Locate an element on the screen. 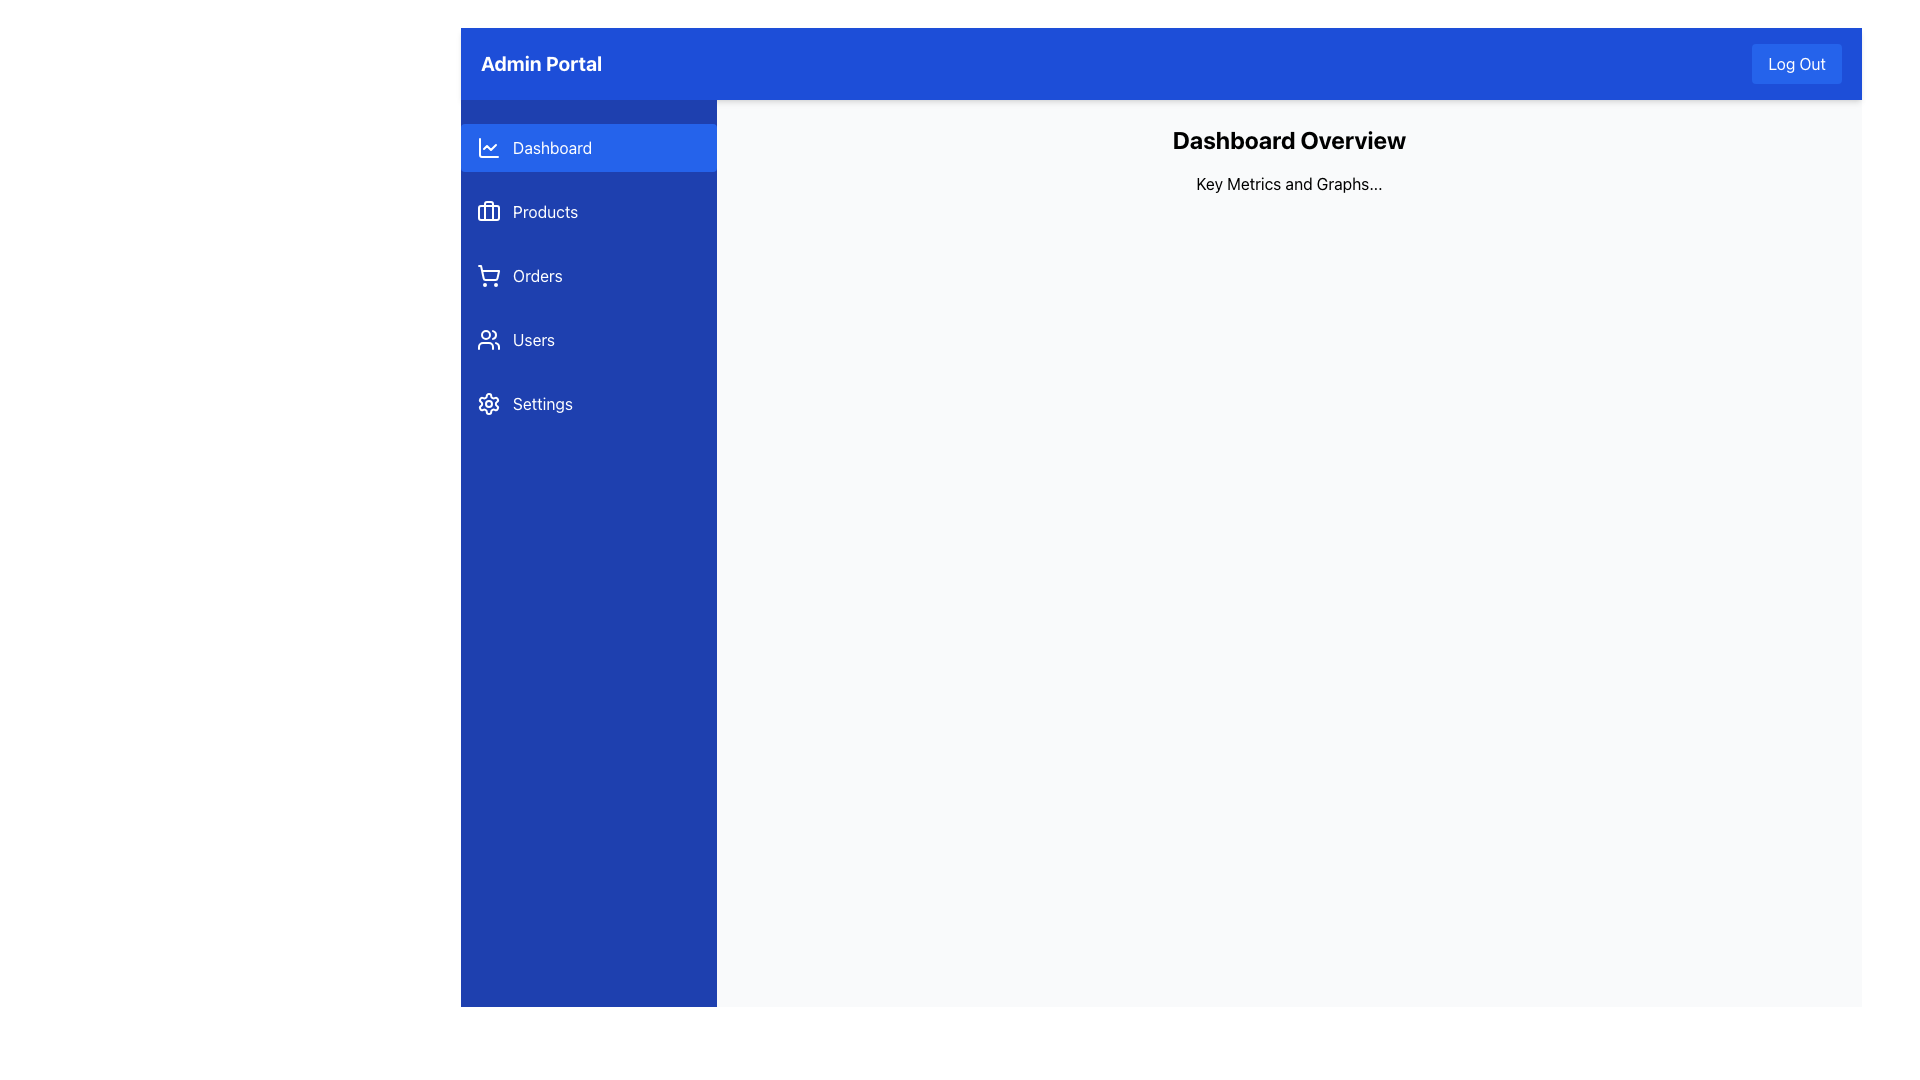  the thin vertical rectangle that is part of the 'Products' menu icon in the left sidebar, which is styled to match the surrounding monotone elements is located at coordinates (489, 211).